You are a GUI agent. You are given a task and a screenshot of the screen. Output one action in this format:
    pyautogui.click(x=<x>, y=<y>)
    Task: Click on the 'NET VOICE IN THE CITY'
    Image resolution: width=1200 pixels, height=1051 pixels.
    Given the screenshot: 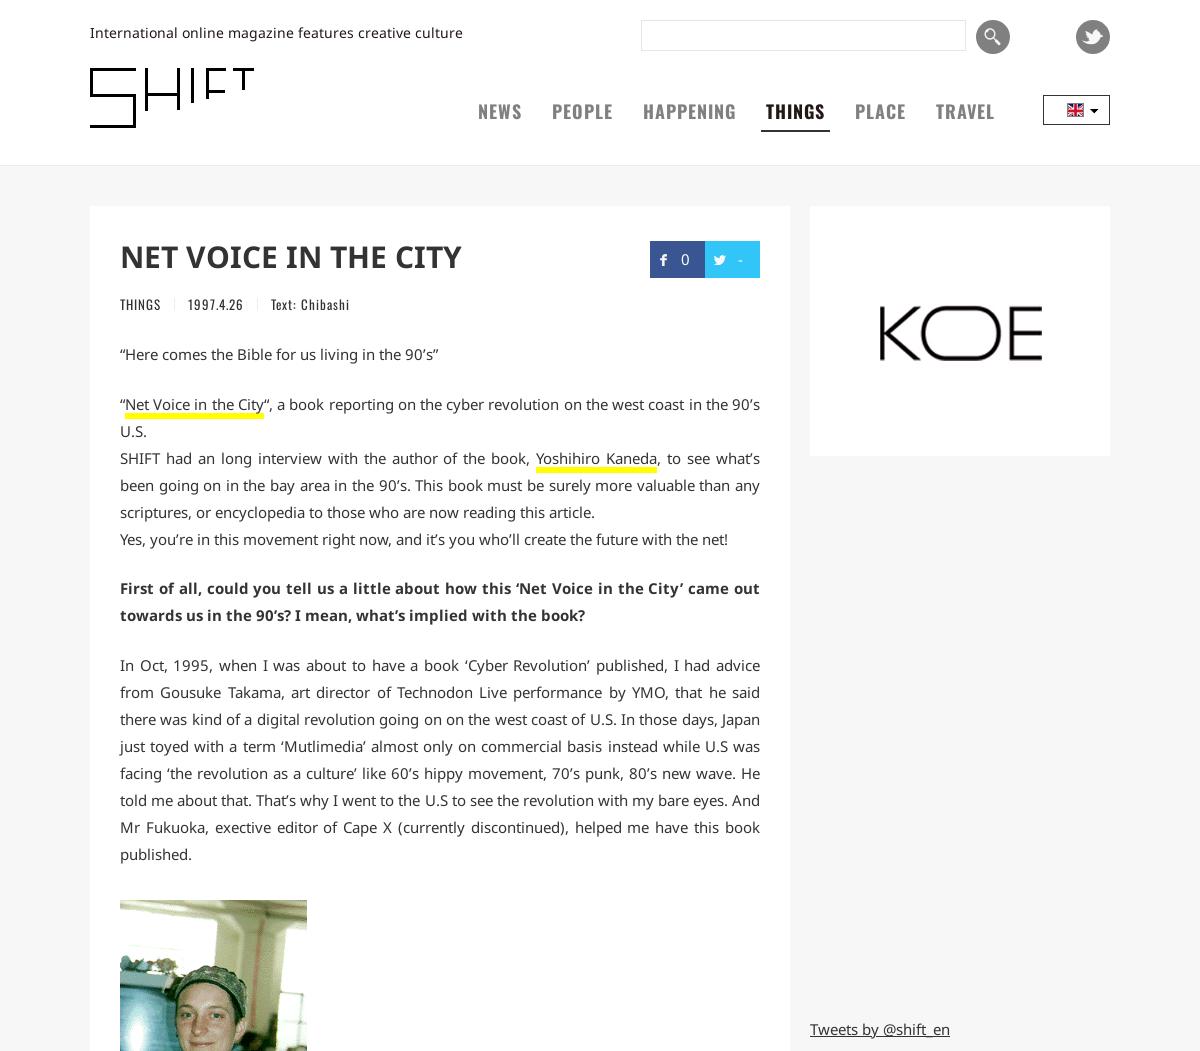 What is the action you would take?
    pyautogui.click(x=290, y=256)
    